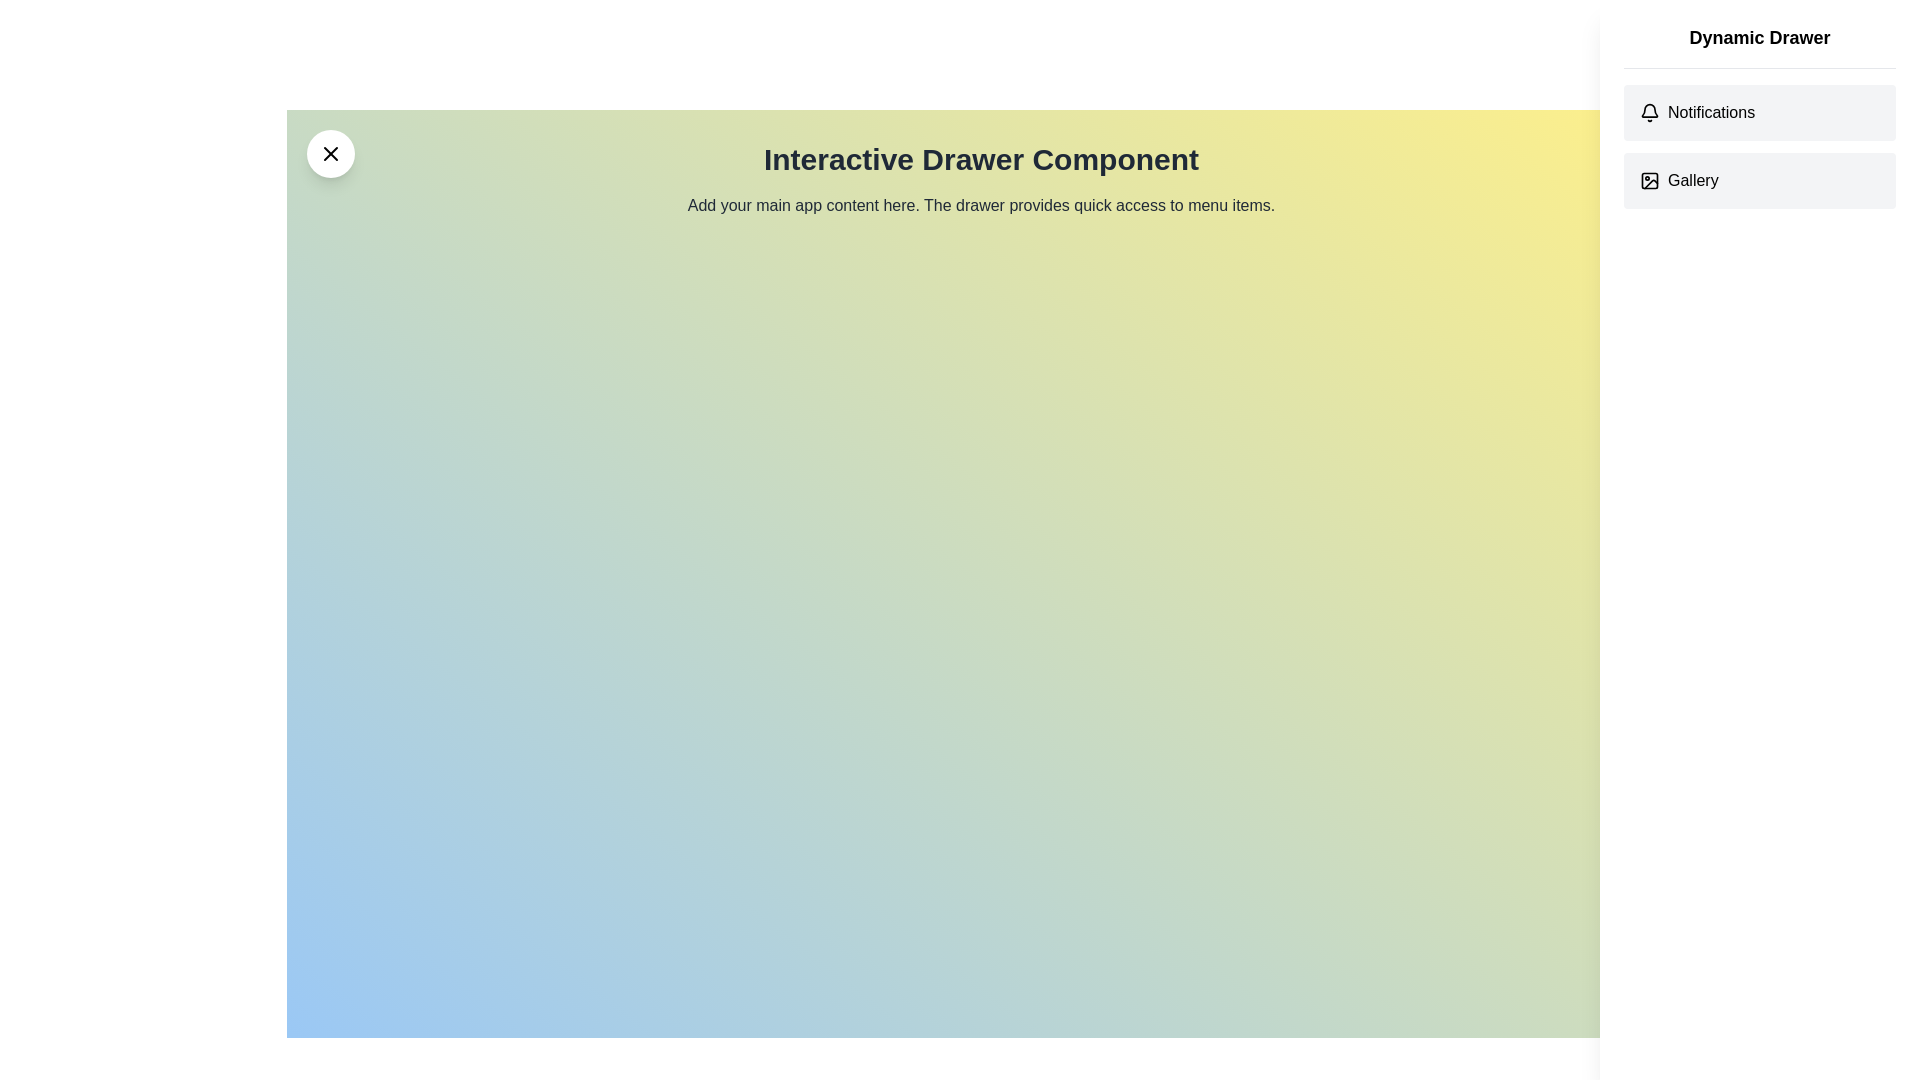  What do you see at coordinates (1650, 181) in the screenshot?
I see `the topmost square-shaped graphical UI component with rounded corners located in the middle-right section of the drawer menu next to the 'Gallery' text item` at bounding box center [1650, 181].